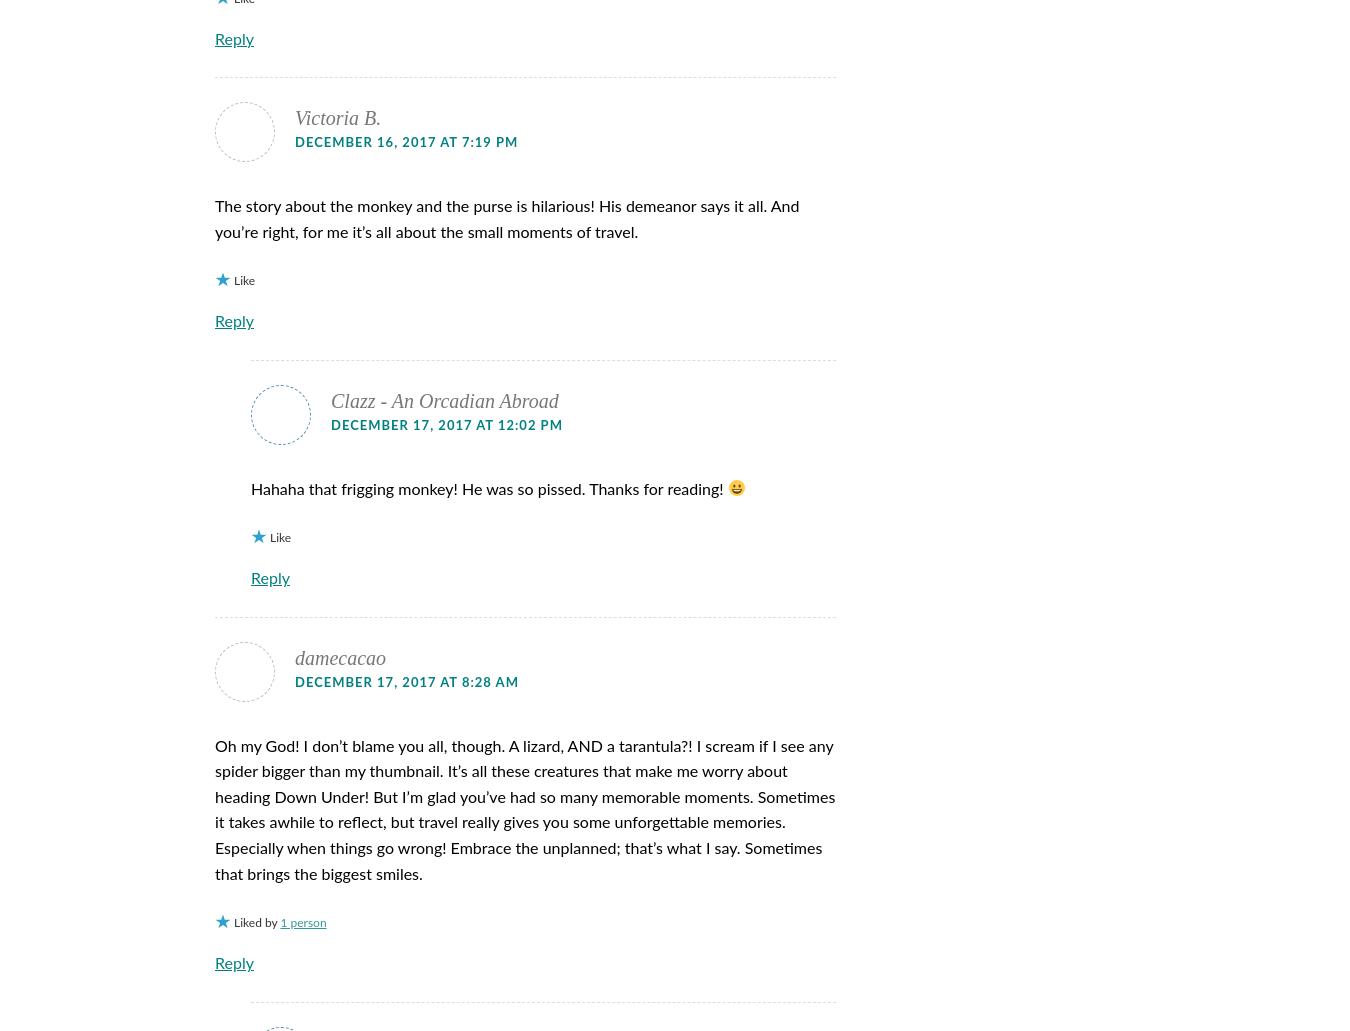 The image size is (1350, 1031). Describe the element at coordinates (506, 219) in the screenshot. I see `'The story about the monkey and the purse is hilarious! His demeanor says it all. And you’re right, for me it’s all about the small moments of travel.'` at that location.